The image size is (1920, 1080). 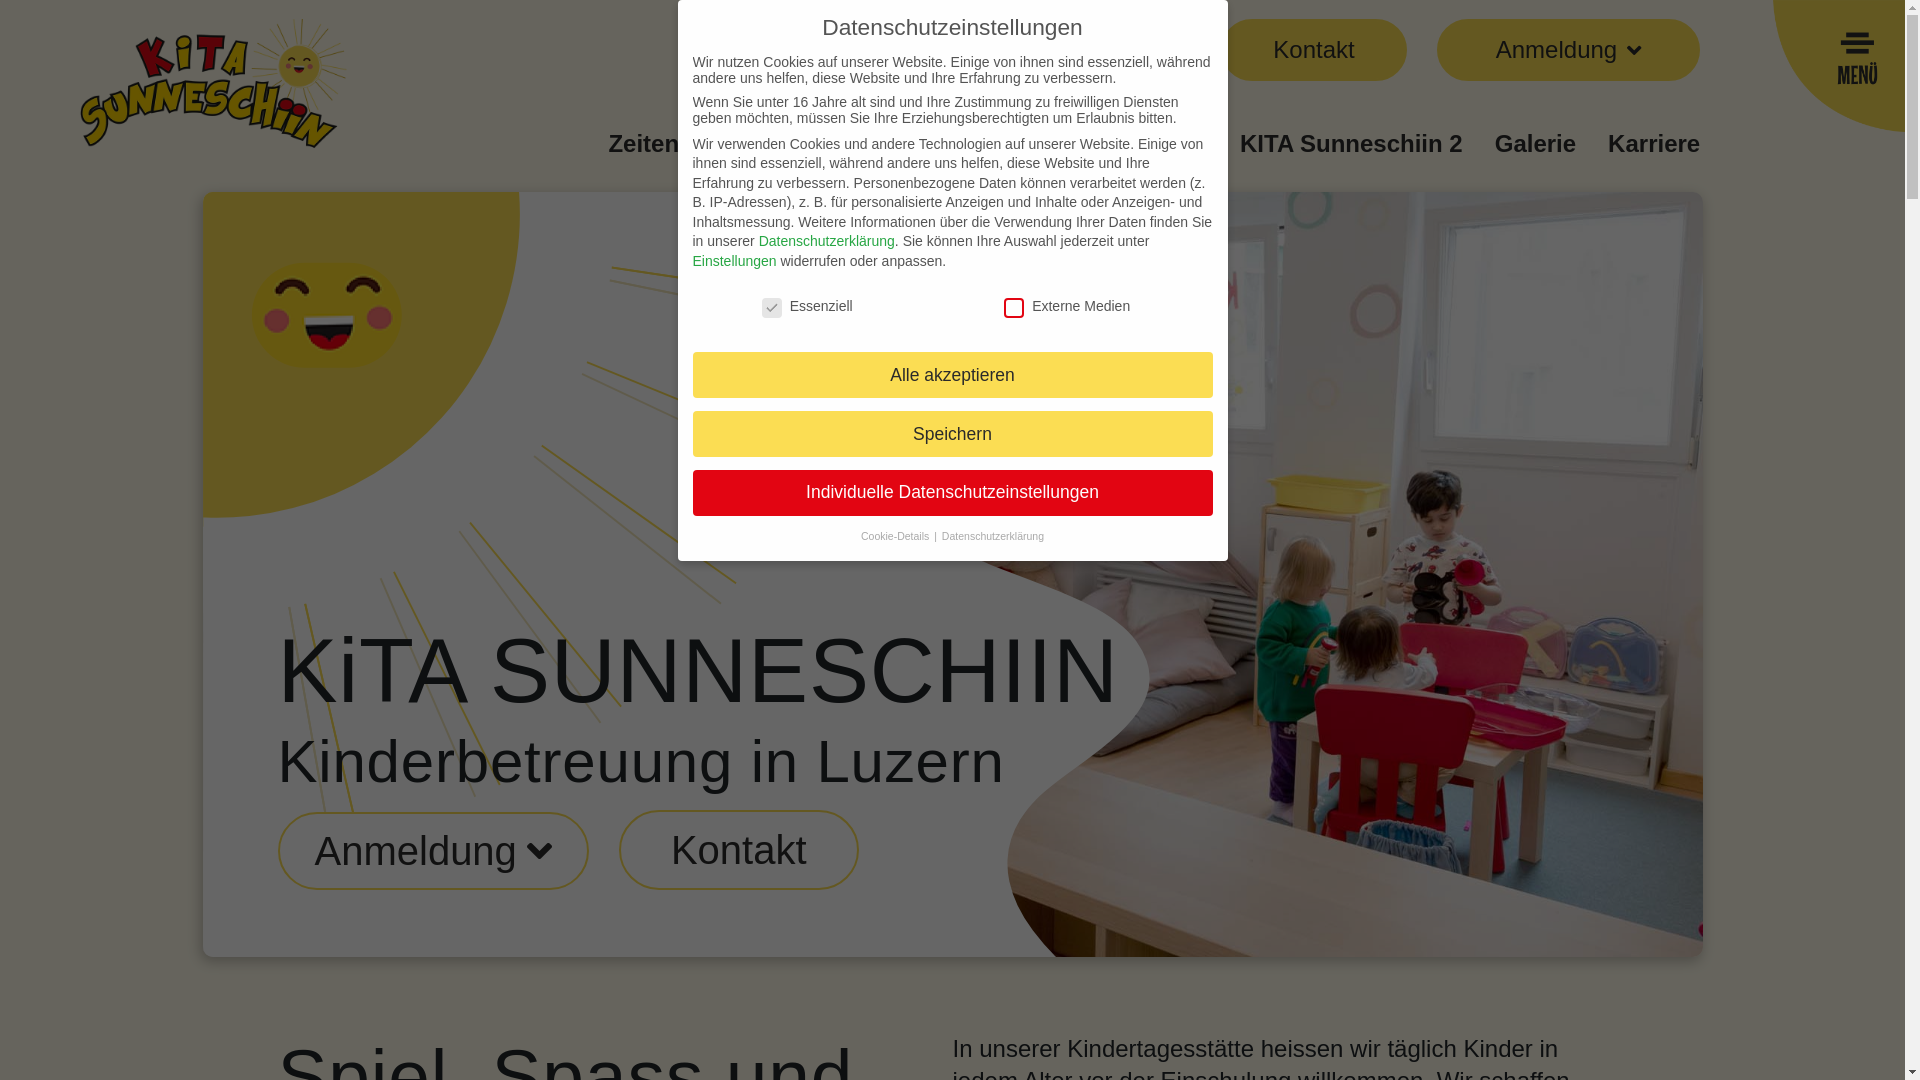 I want to click on 'Galerie', so click(x=1534, y=142).